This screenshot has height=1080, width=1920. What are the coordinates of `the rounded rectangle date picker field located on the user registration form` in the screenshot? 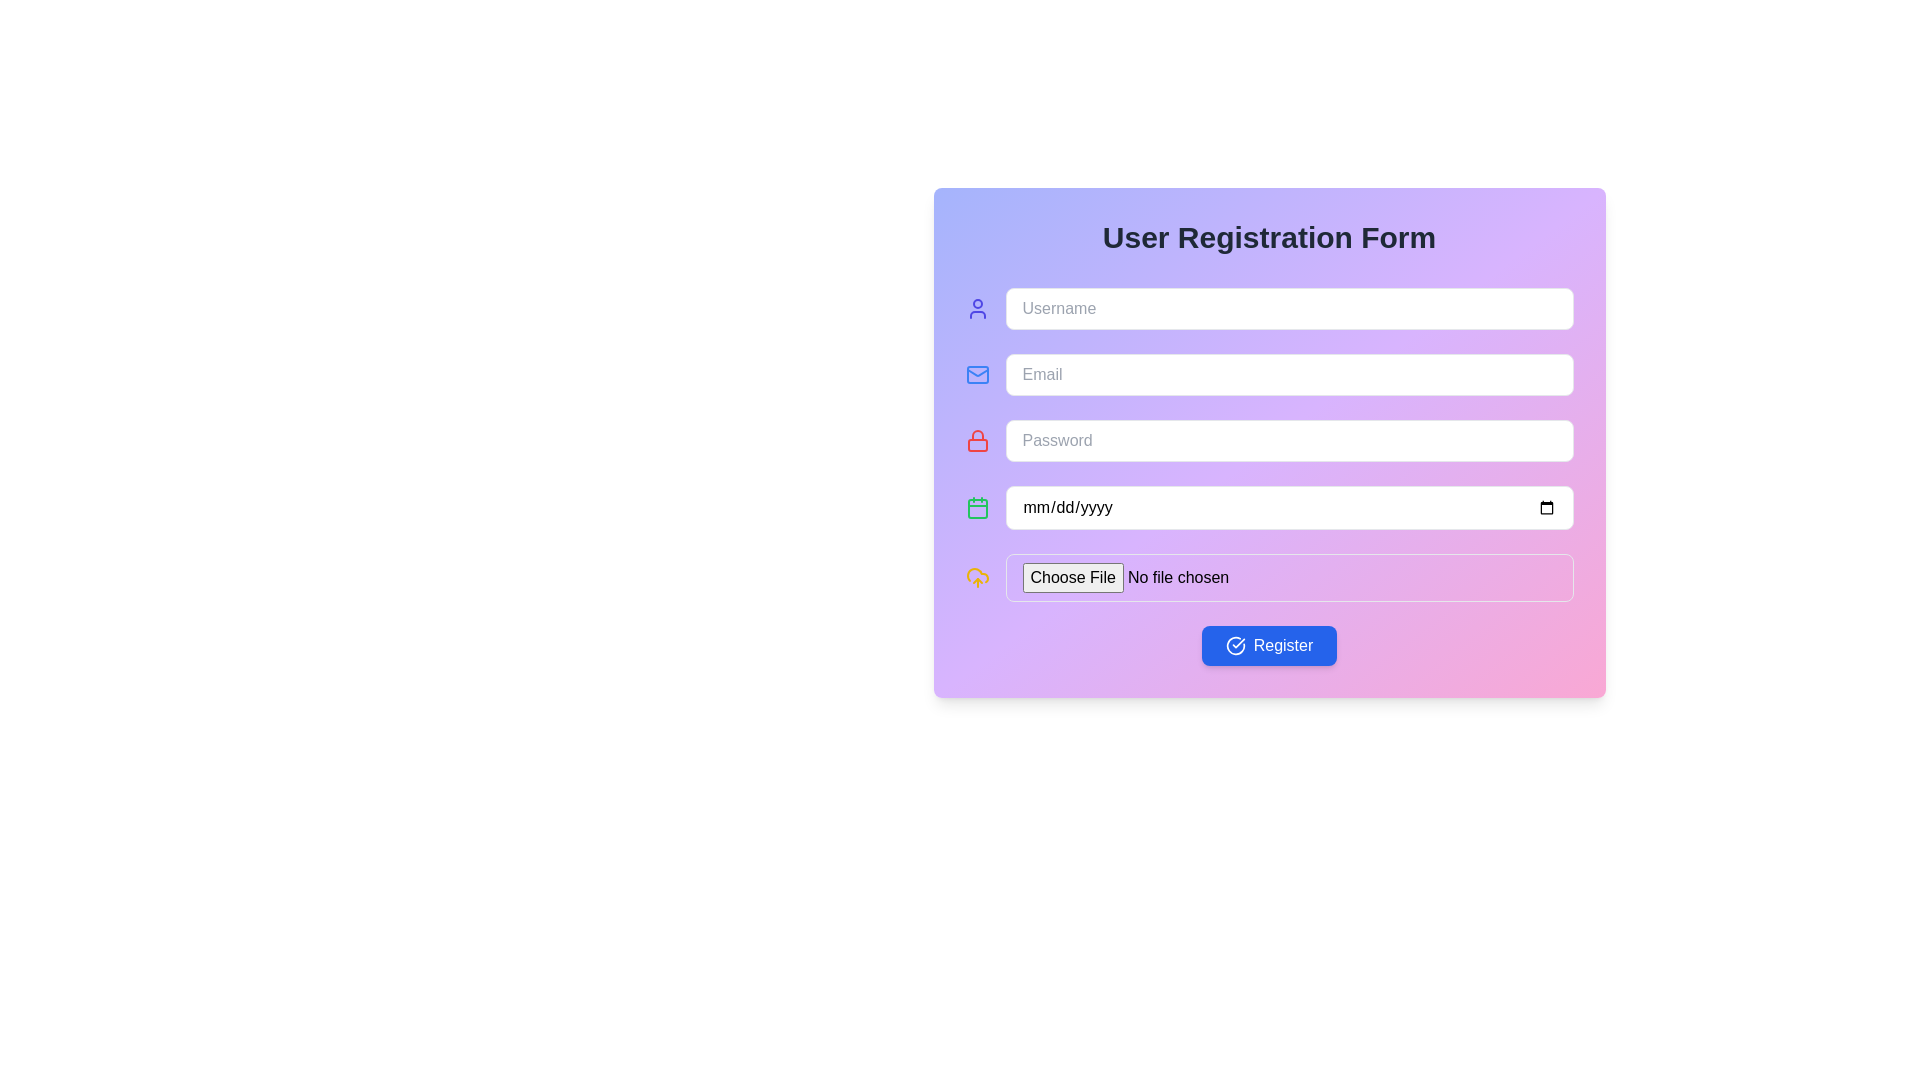 It's located at (1289, 507).